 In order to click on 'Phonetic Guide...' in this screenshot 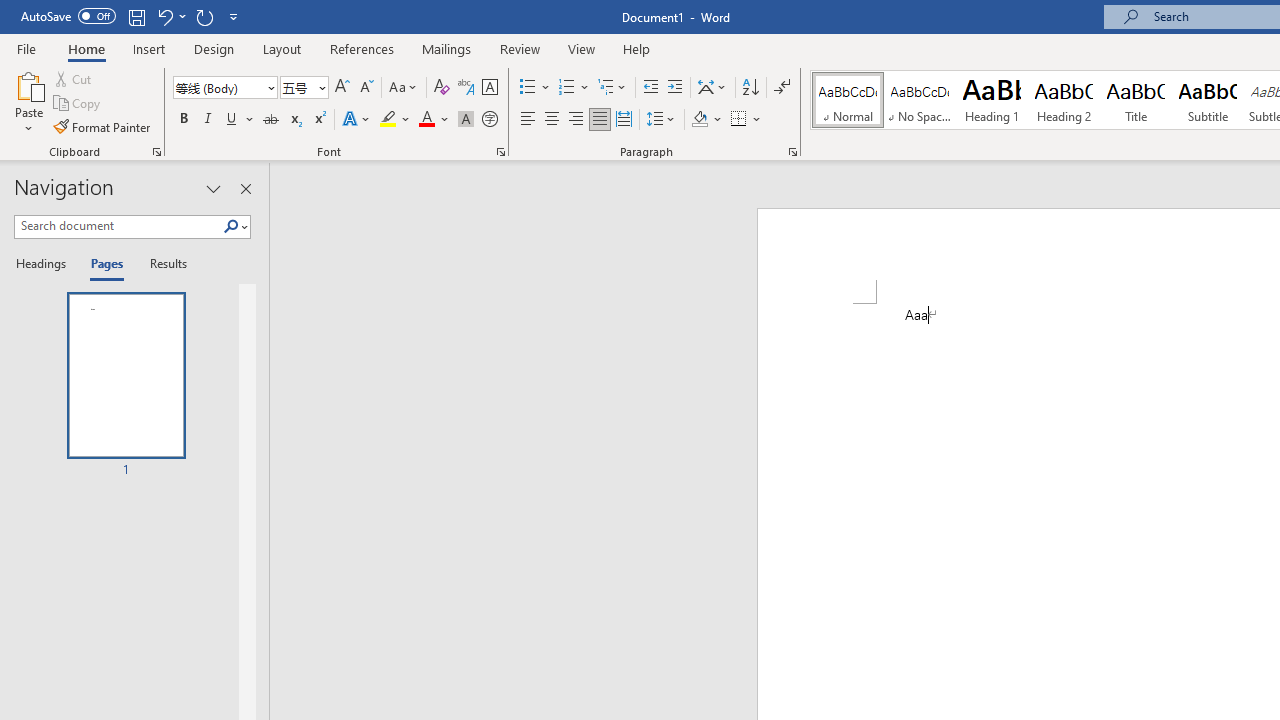, I will do `click(464, 86)`.